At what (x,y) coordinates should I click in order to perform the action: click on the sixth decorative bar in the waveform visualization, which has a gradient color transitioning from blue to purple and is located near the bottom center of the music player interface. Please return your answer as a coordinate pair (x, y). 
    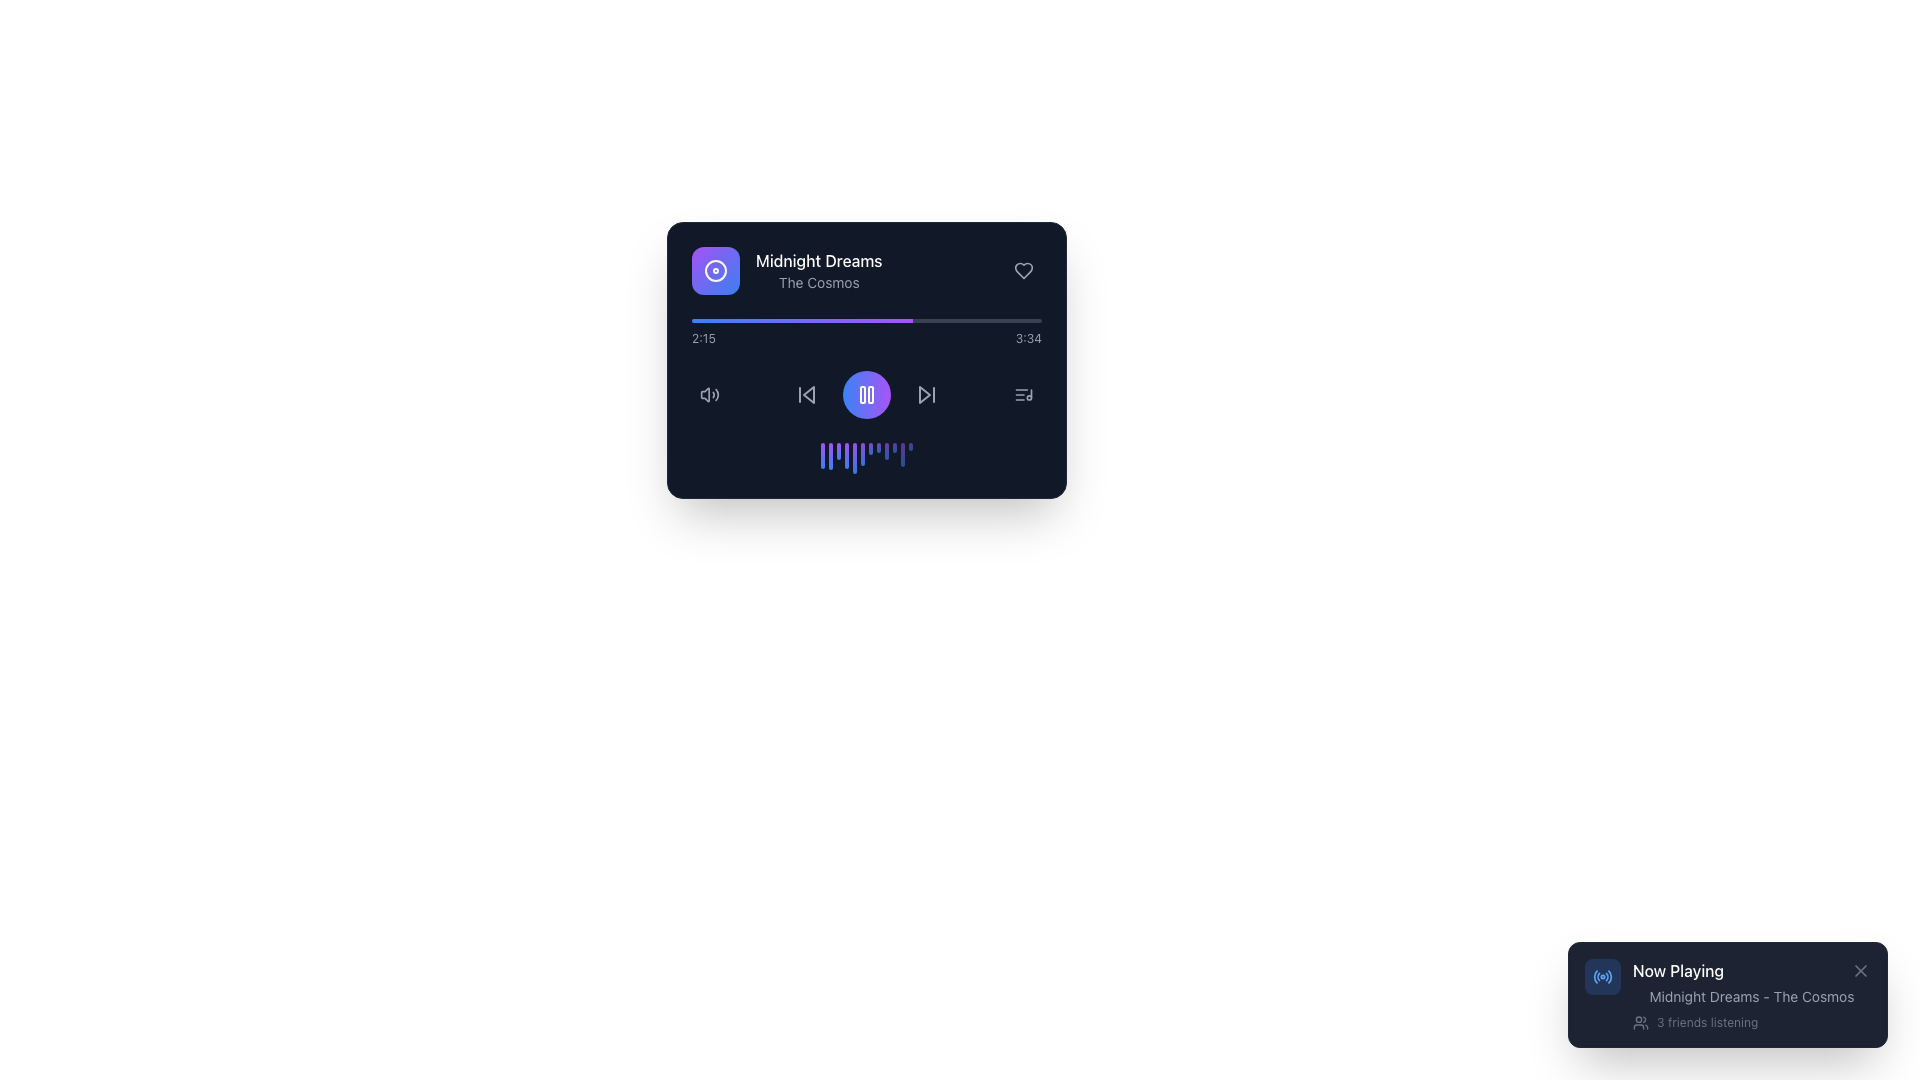
    Looking at the image, I should click on (863, 454).